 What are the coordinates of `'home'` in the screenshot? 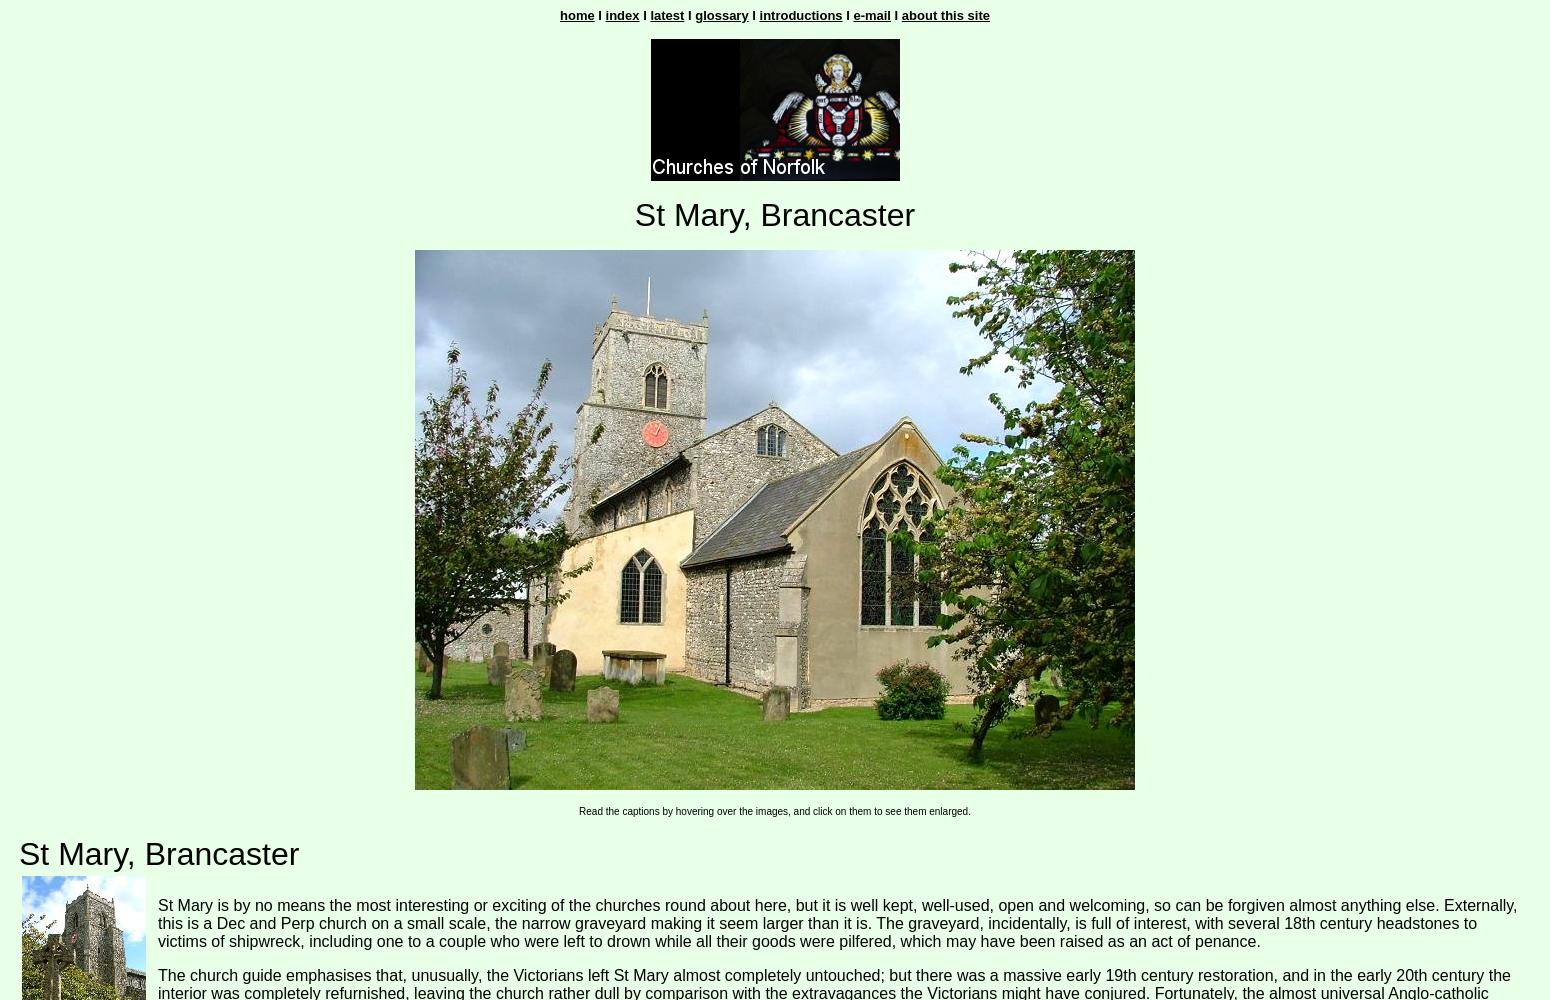 It's located at (560, 15).